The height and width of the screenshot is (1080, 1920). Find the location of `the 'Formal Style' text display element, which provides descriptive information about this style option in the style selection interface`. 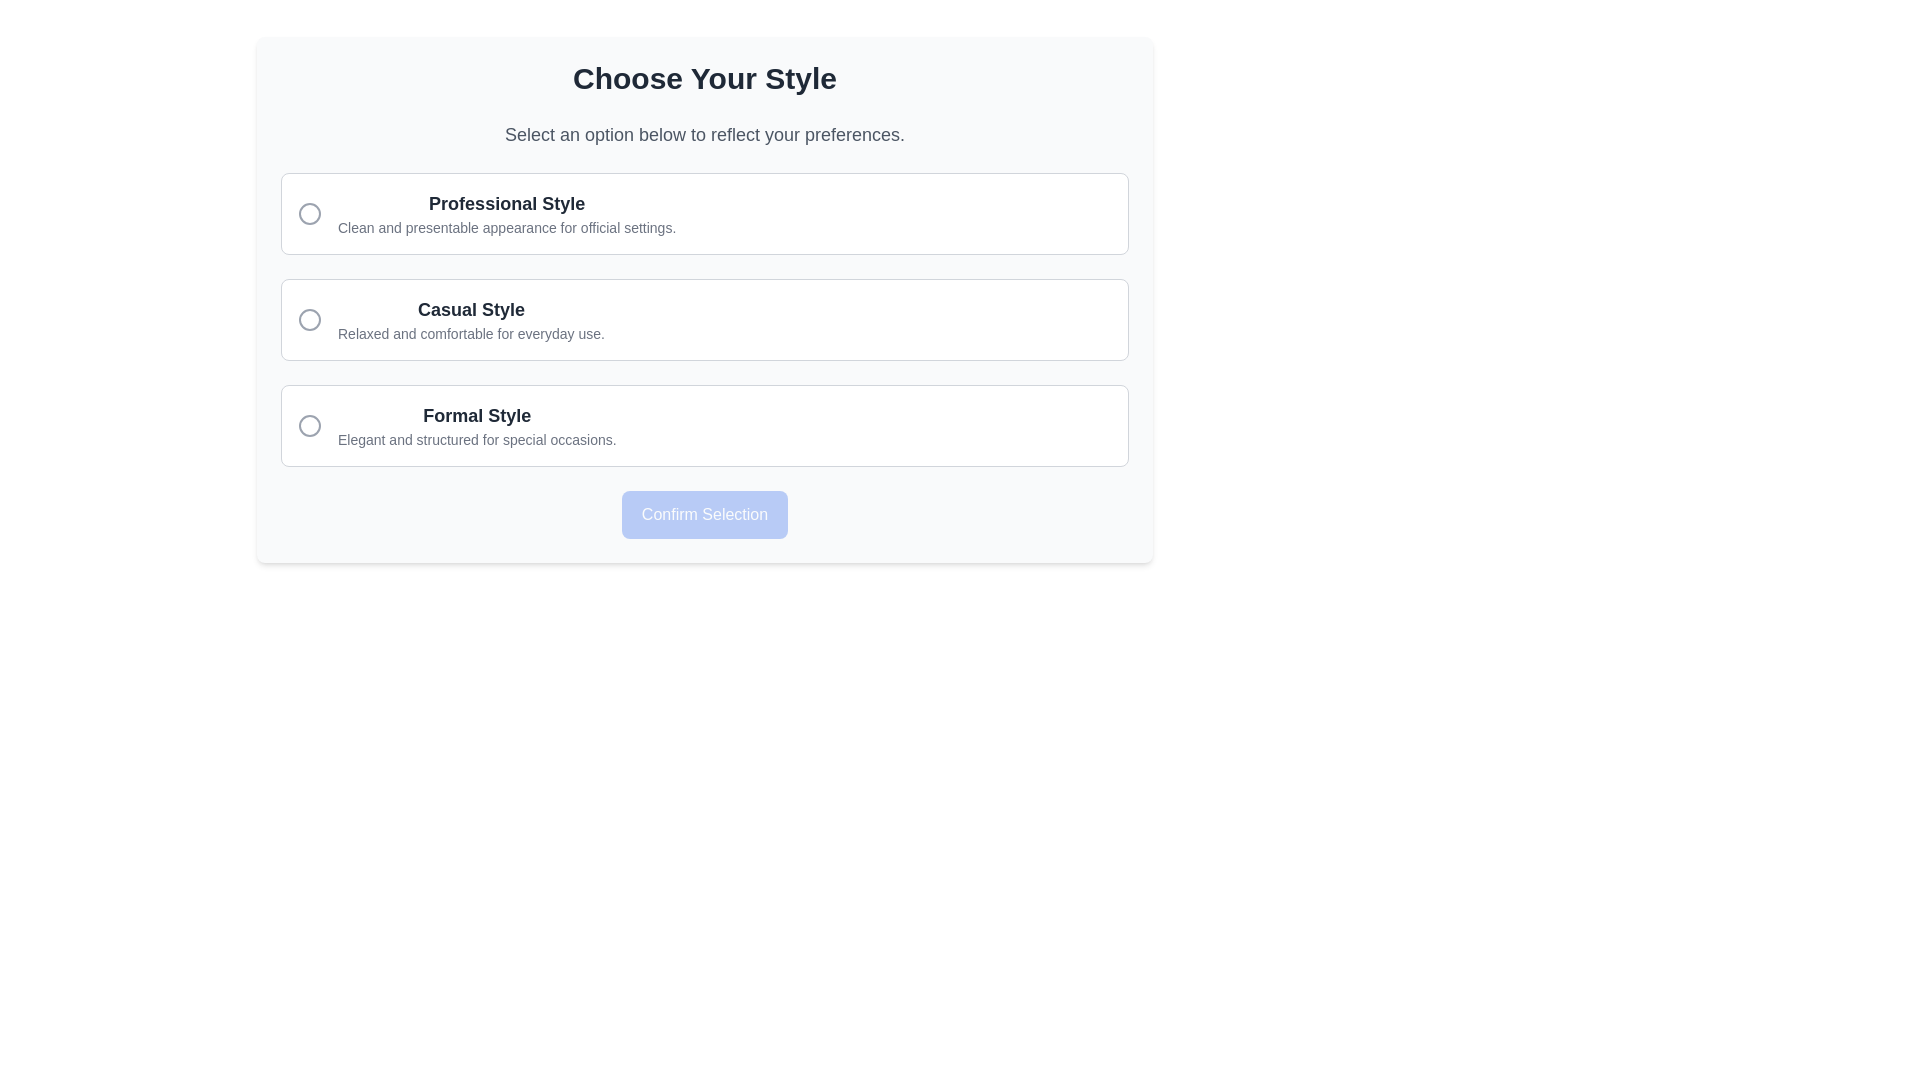

the 'Formal Style' text display element, which provides descriptive information about this style option in the style selection interface is located at coordinates (476, 424).